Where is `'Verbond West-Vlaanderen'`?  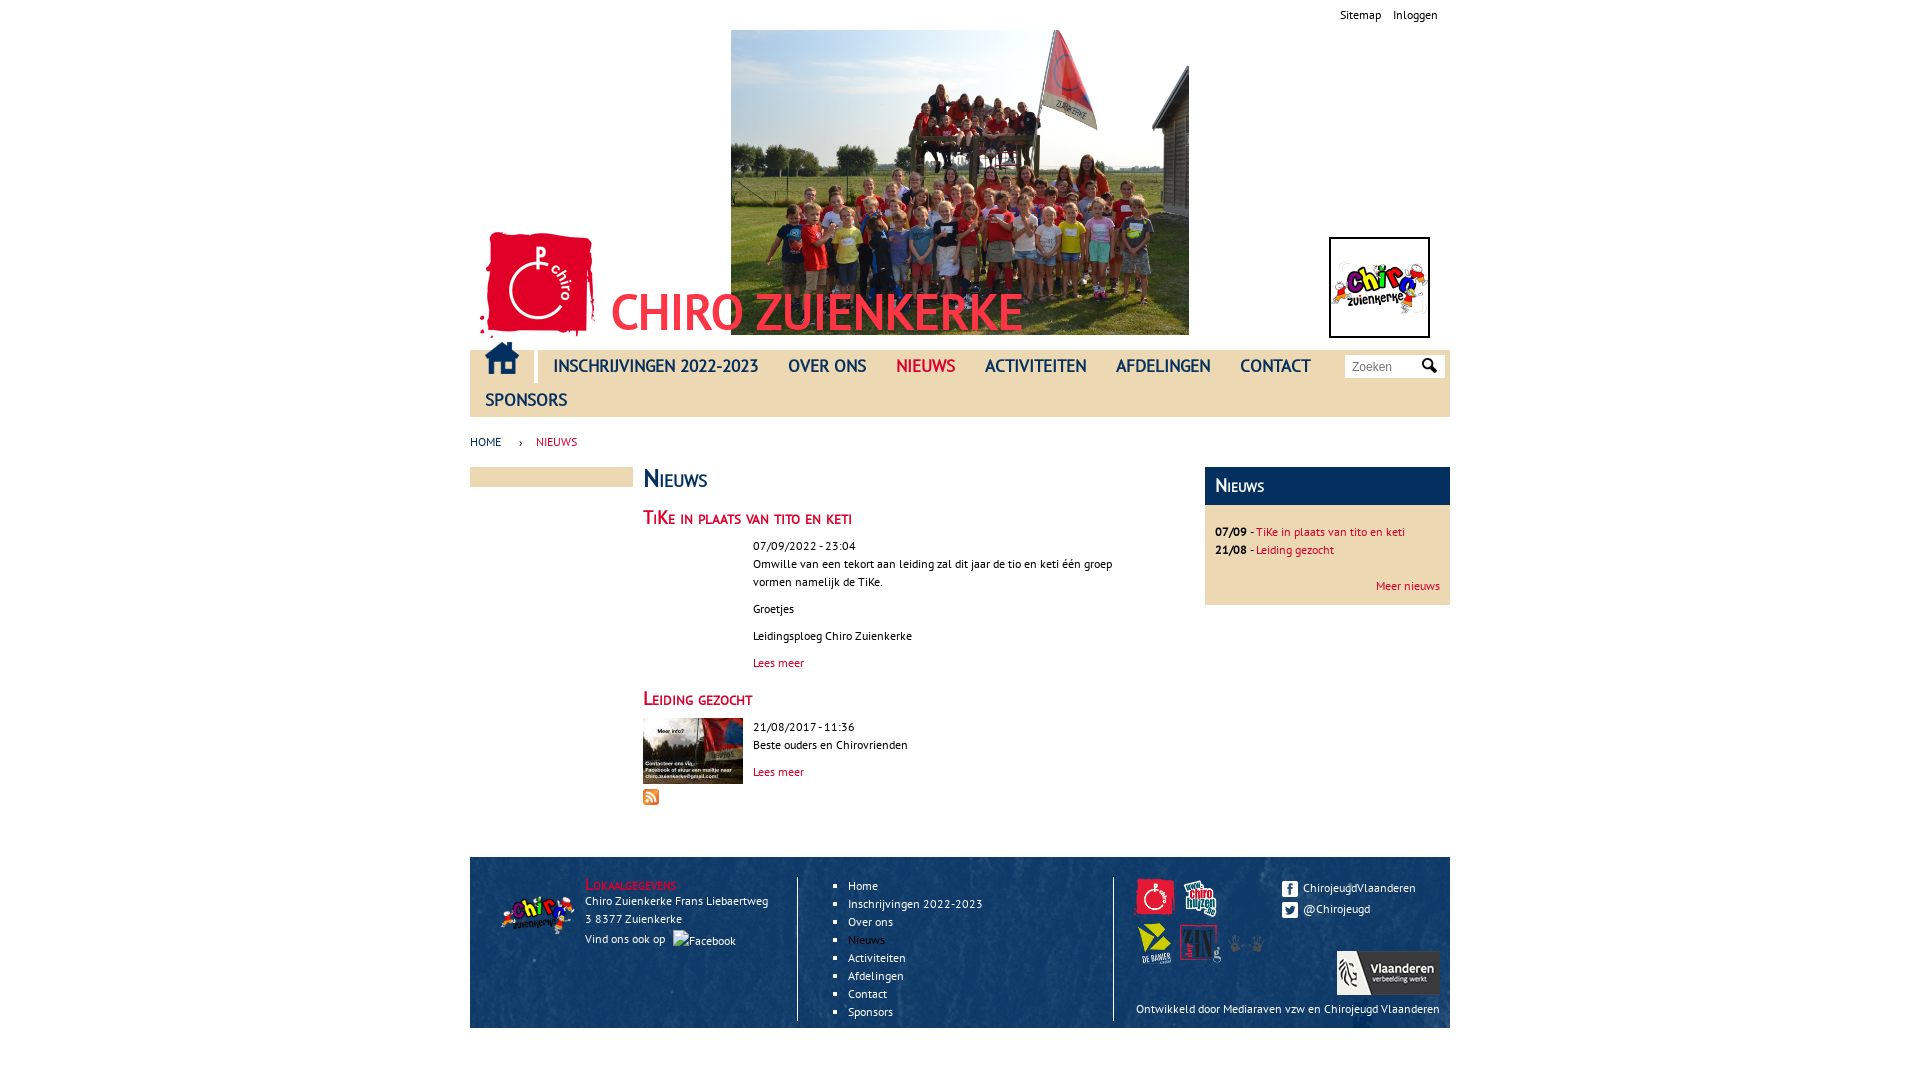 'Verbond West-Vlaanderen' is located at coordinates (1245, 943).